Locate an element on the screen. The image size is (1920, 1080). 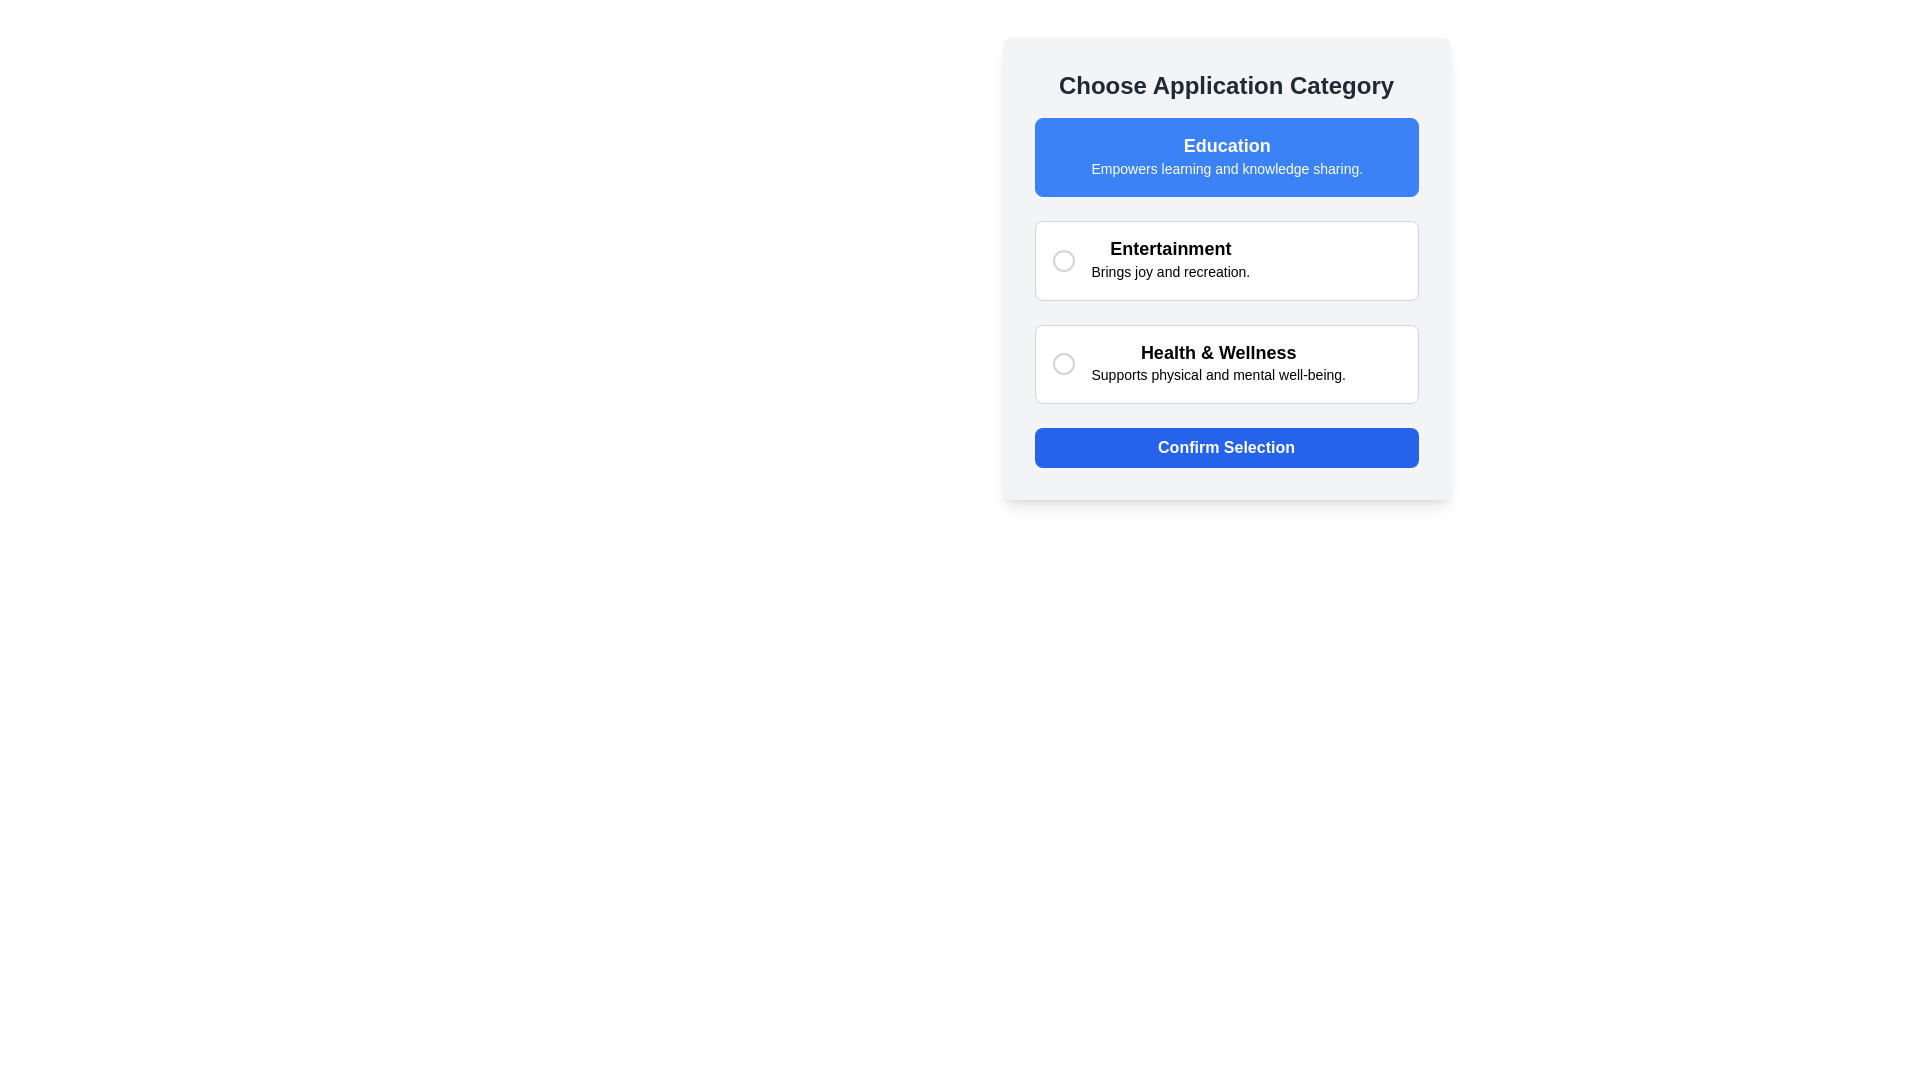
the circular SVG element with a thin border in the 'Entertainment' section, positioned to the left of the text label is located at coordinates (1062, 259).